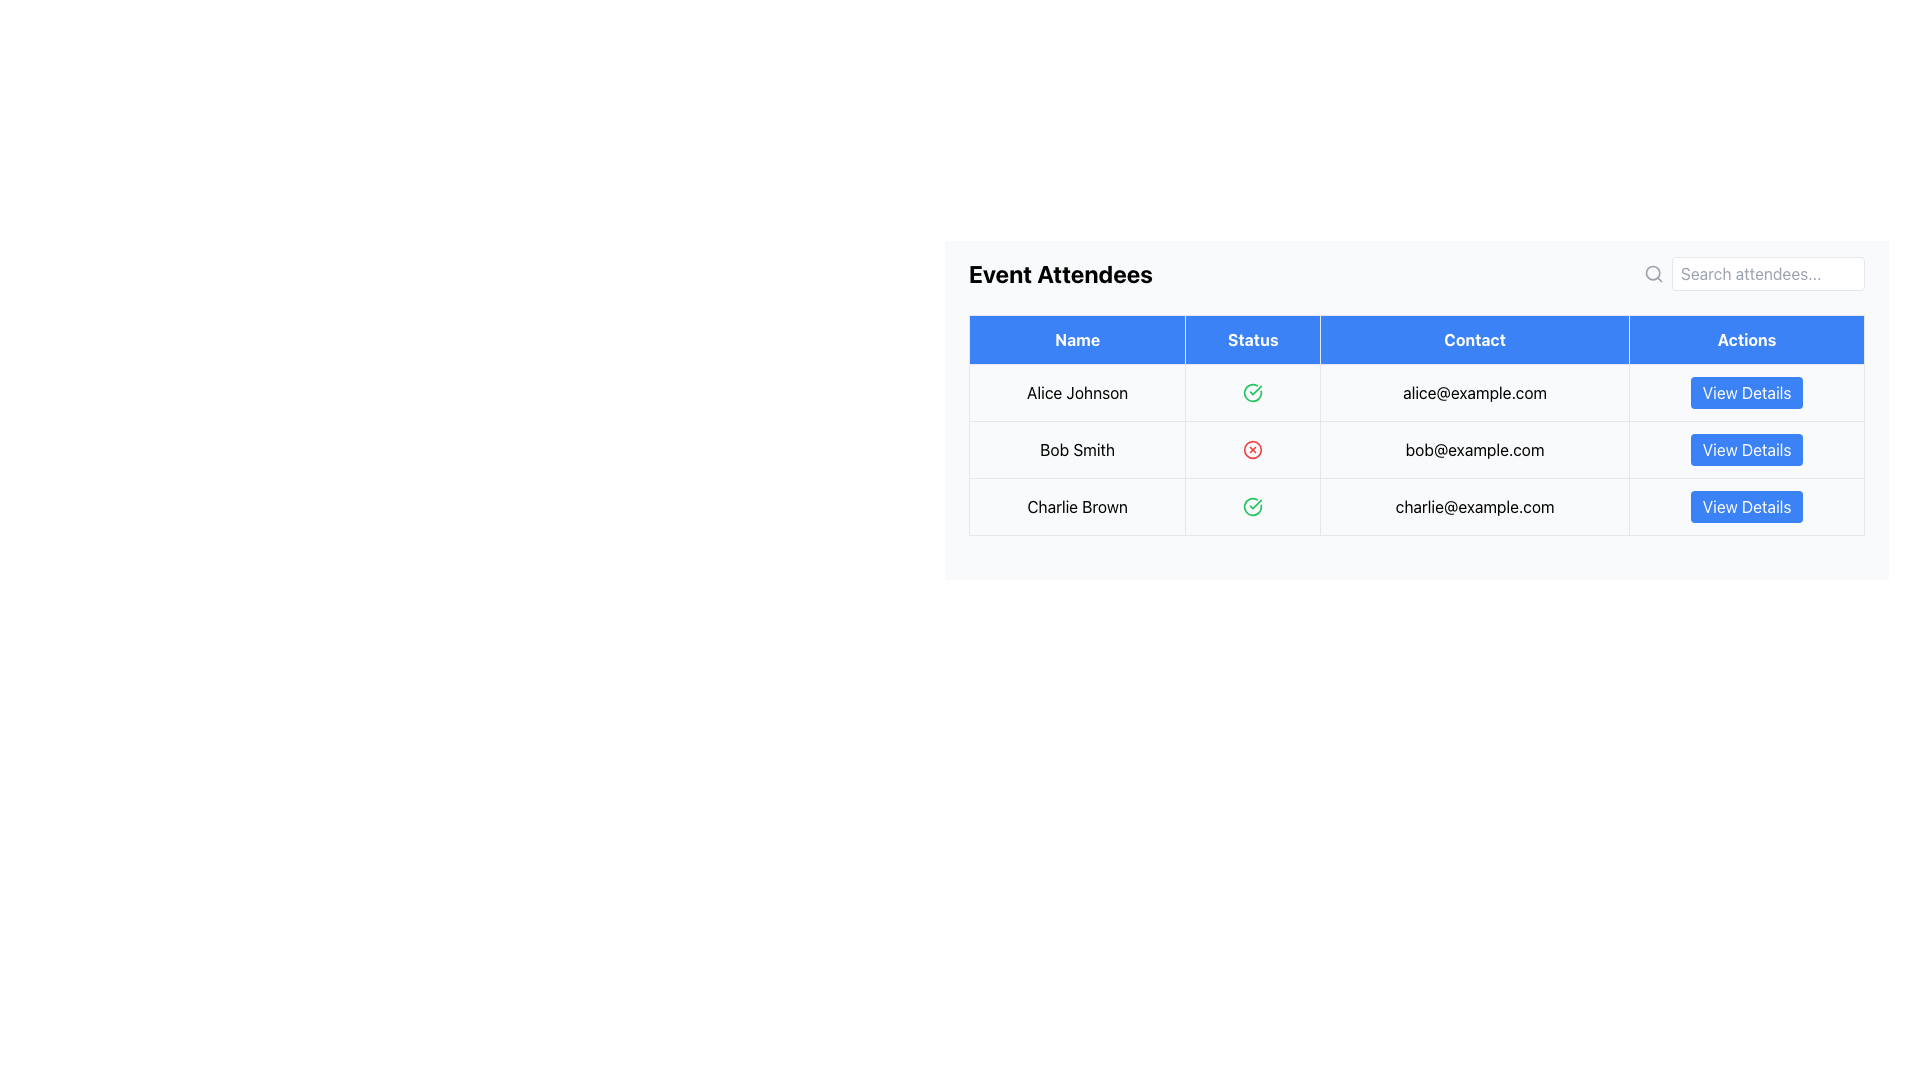 This screenshot has width=1920, height=1080. What do you see at coordinates (1746, 393) in the screenshot?
I see `the button in the Actions column of the first row to change its visual state` at bounding box center [1746, 393].